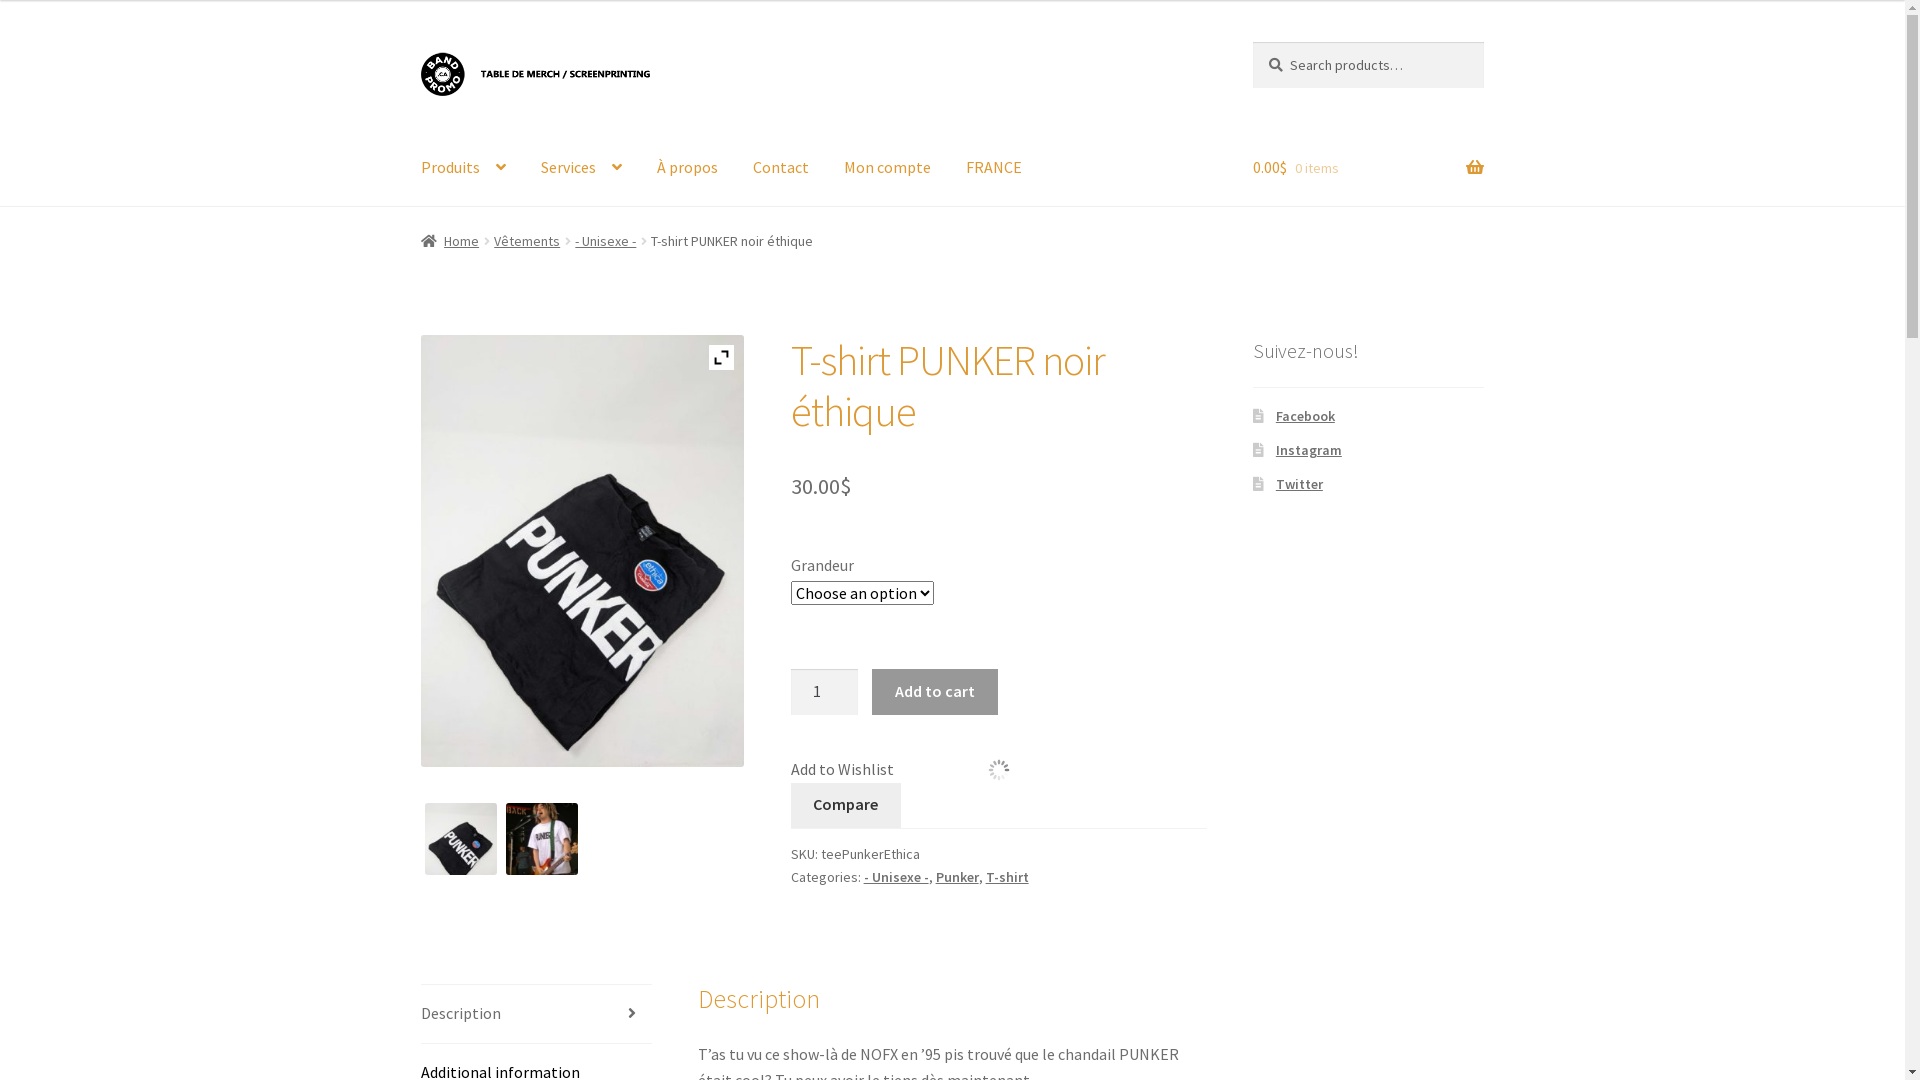 Image resolution: width=1920 pixels, height=1080 pixels. I want to click on 'Services', so click(524, 167).